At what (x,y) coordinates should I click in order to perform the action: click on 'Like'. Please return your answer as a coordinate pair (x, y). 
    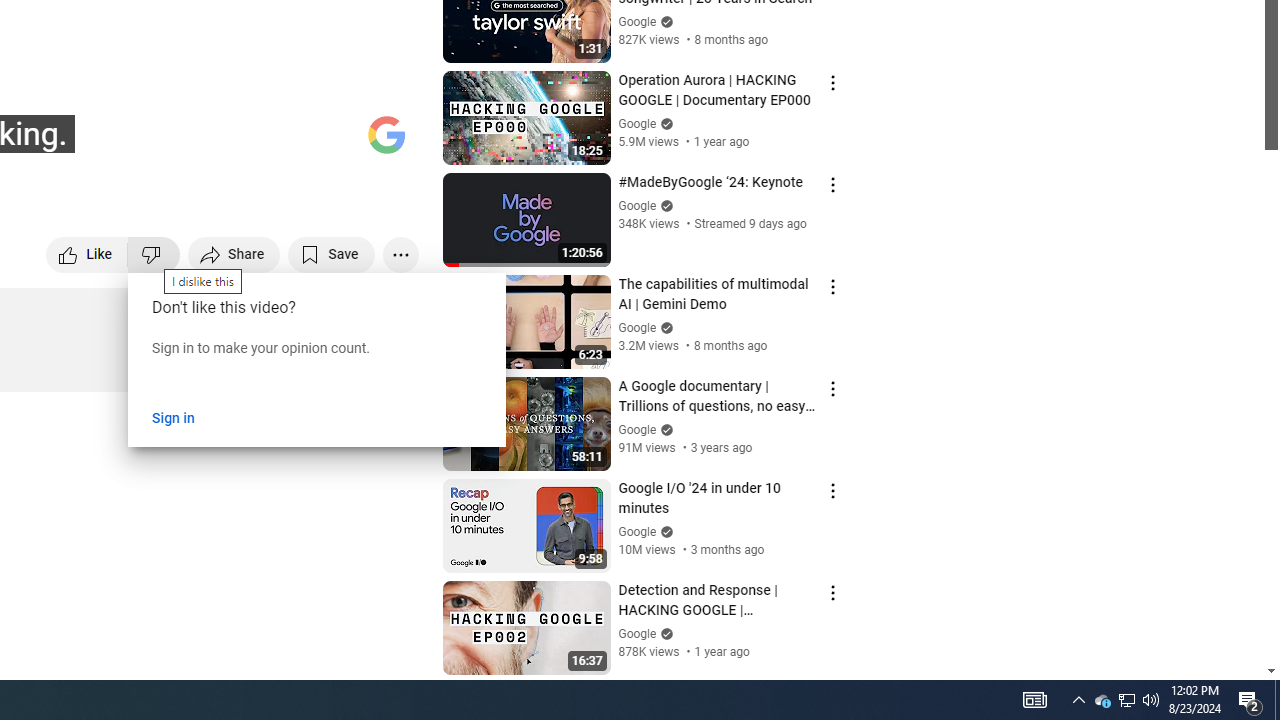
    Looking at the image, I should click on (86, 253).